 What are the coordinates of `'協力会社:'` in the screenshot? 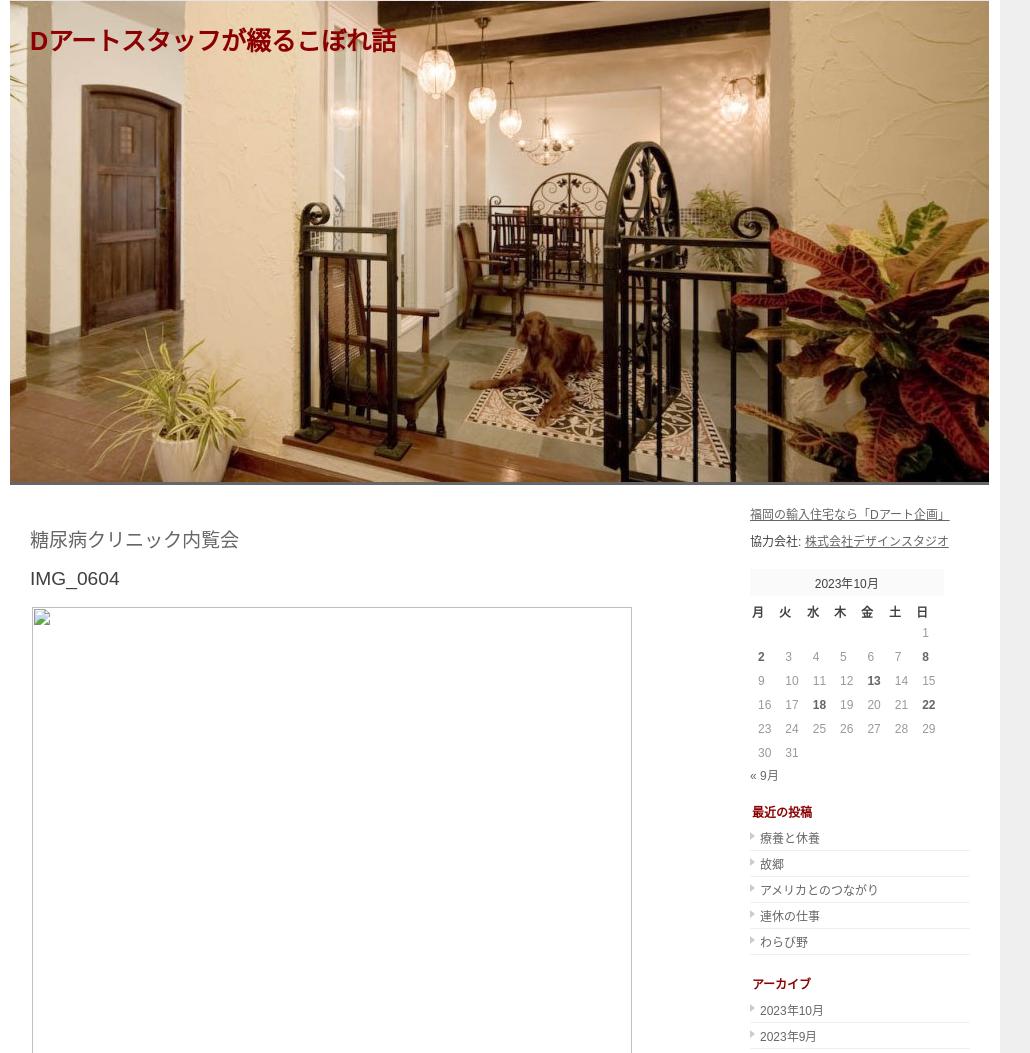 It's located at (776, 540).